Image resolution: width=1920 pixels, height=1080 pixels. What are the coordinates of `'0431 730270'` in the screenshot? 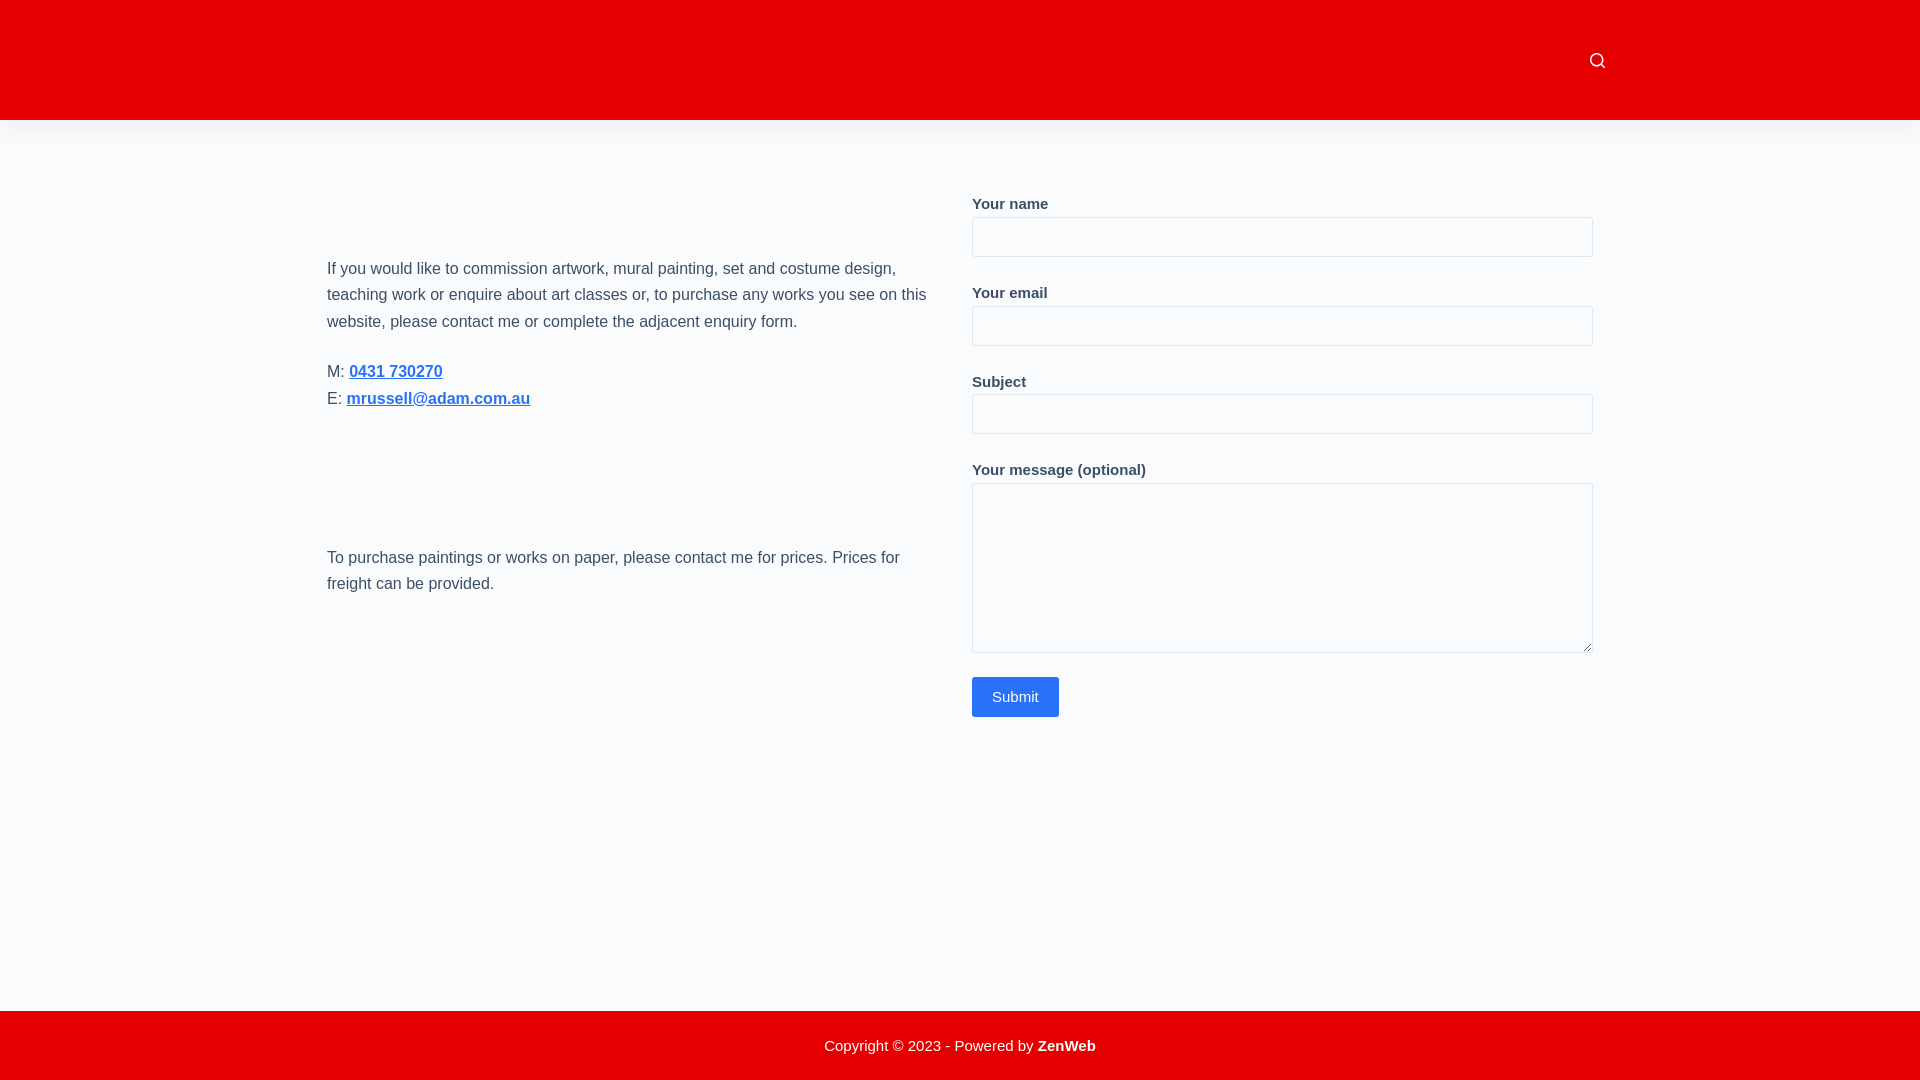 It's located at (349, 371).